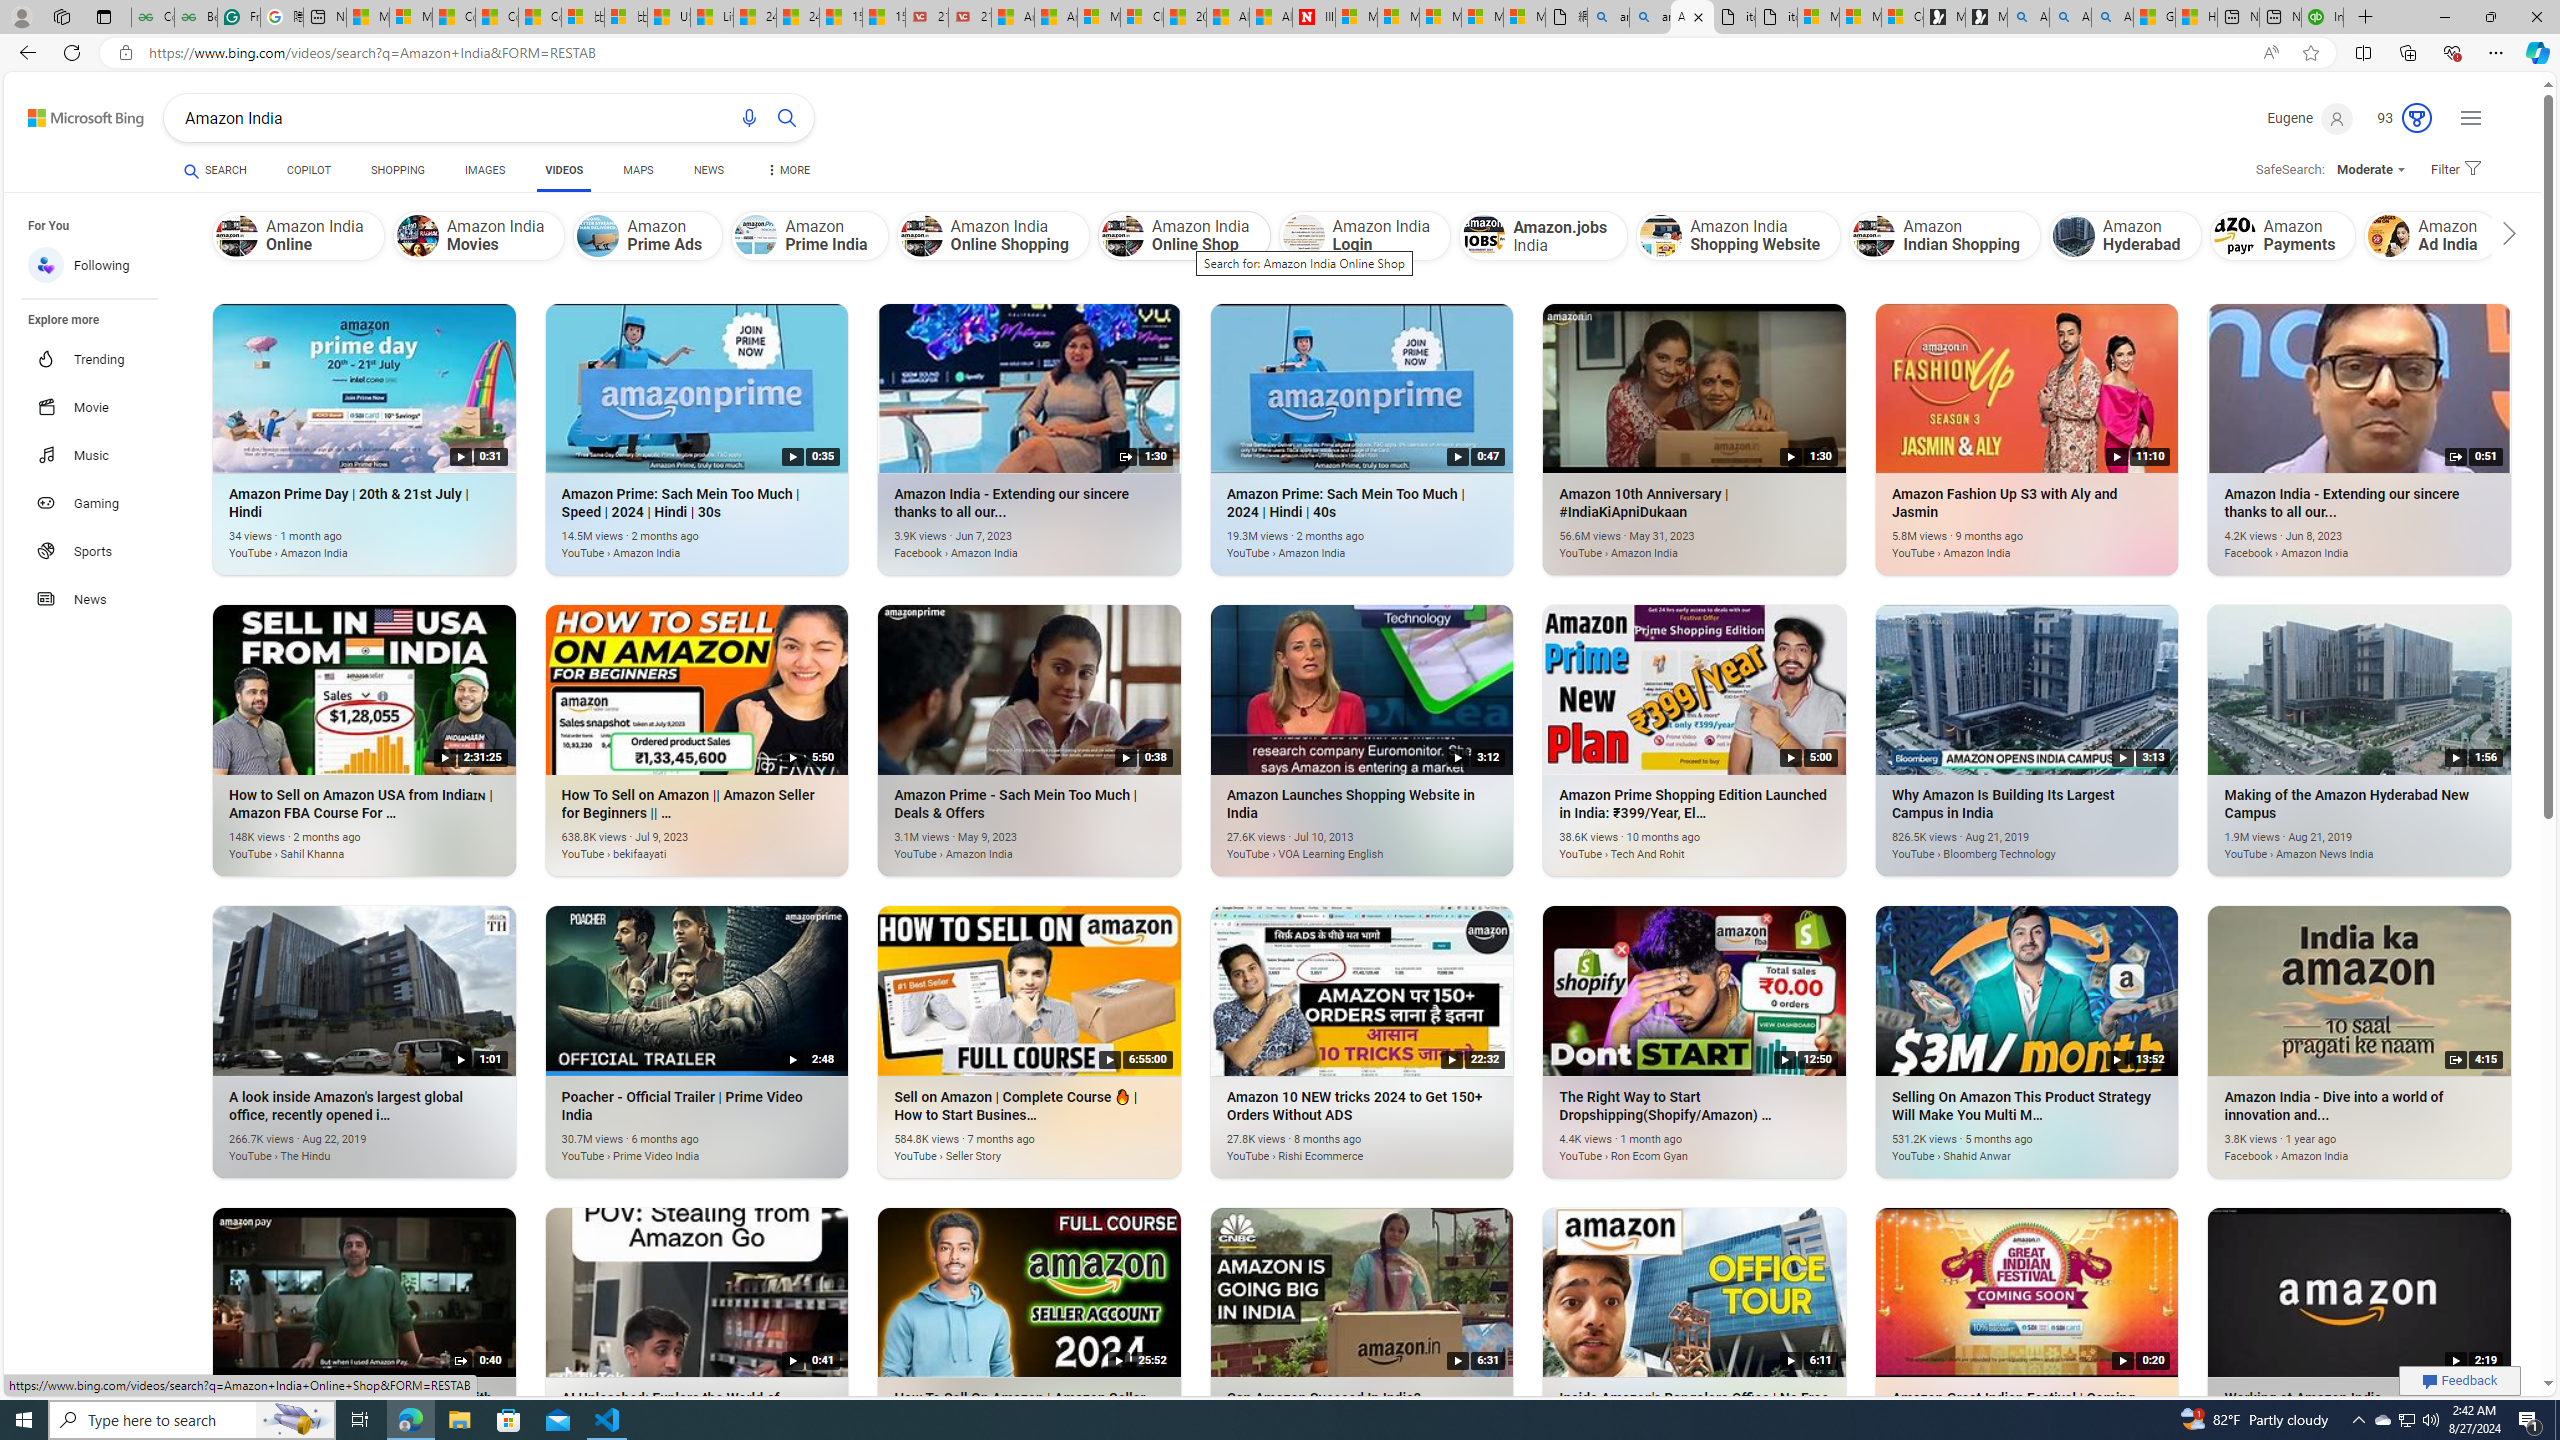 Image resolution: width=2560 pixels, height=1440 pixels. What do you see at coordinates (786, 169) in the screenshot?
I see `'Dropdown Menu'` at bounding box center [786, 169].